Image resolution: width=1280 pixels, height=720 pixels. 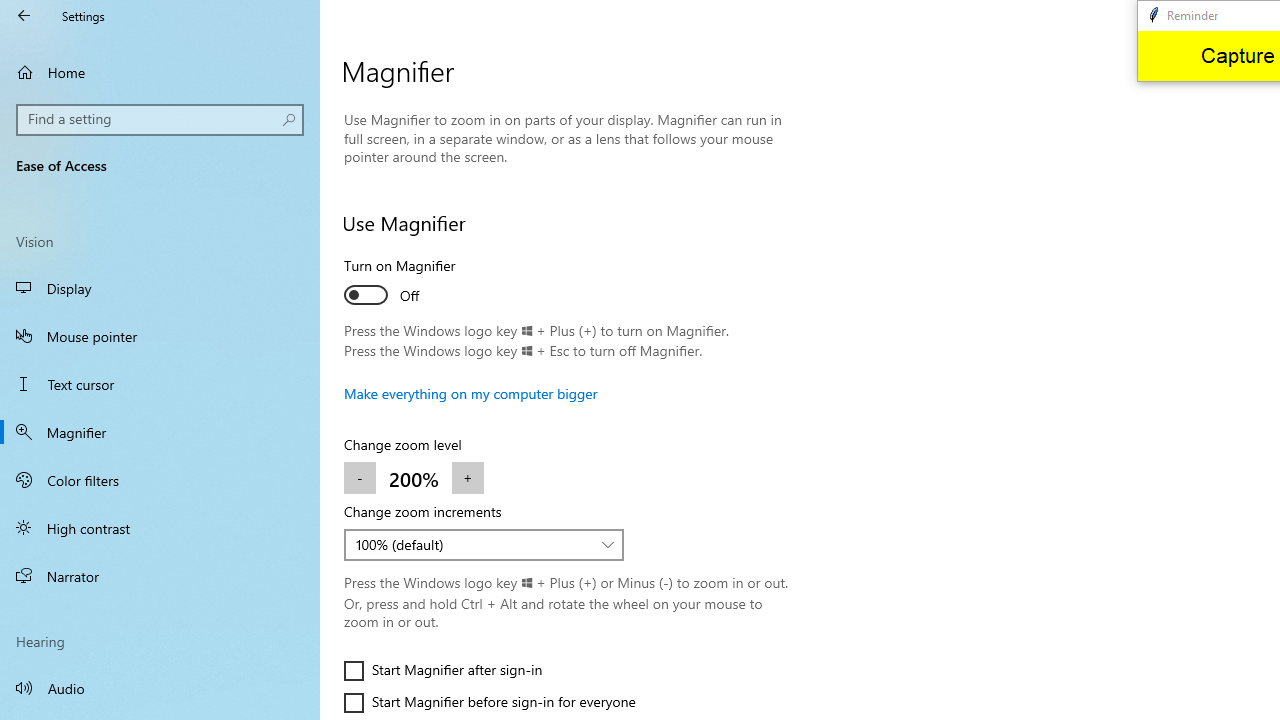 I want to click on 'Text cursor', so click(x=160, y=384).